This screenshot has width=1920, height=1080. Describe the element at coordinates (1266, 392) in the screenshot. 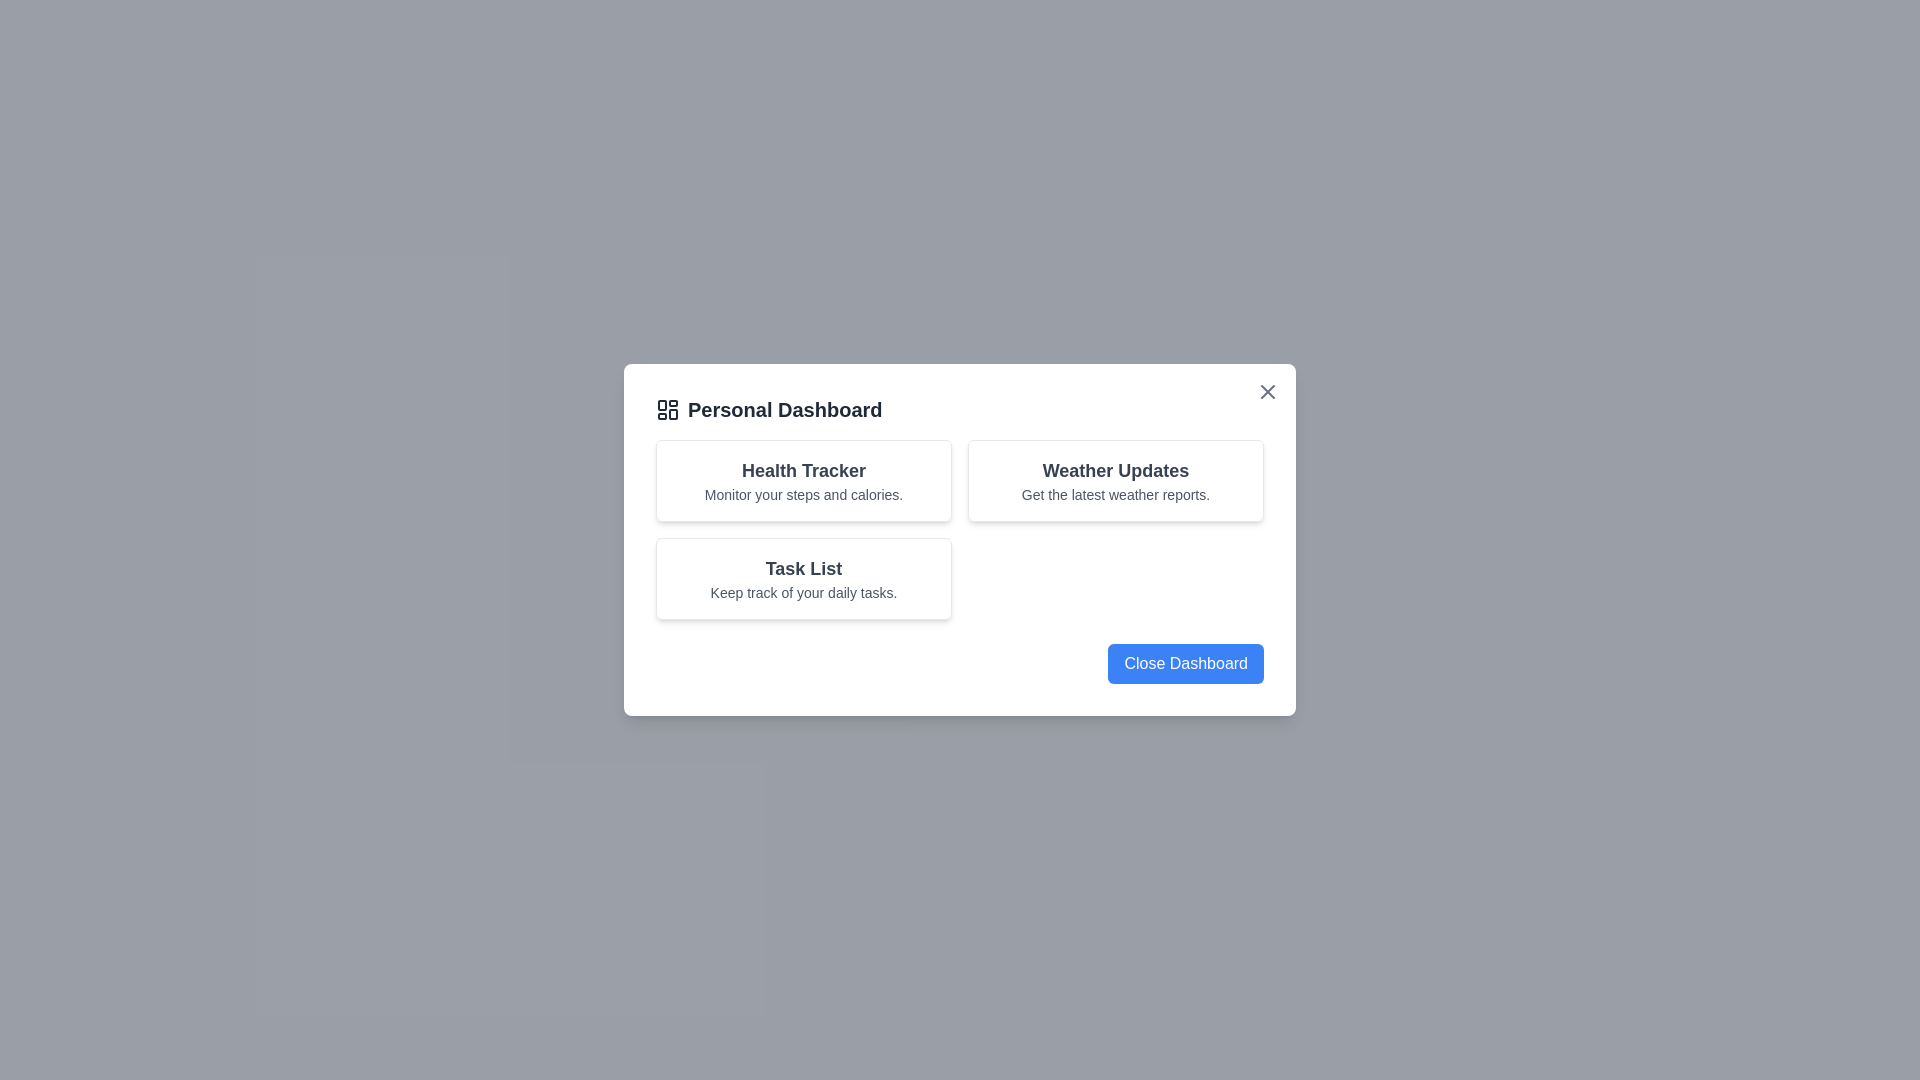

I see `the close button located at the top-right corner of the dialog to close it` at that location.